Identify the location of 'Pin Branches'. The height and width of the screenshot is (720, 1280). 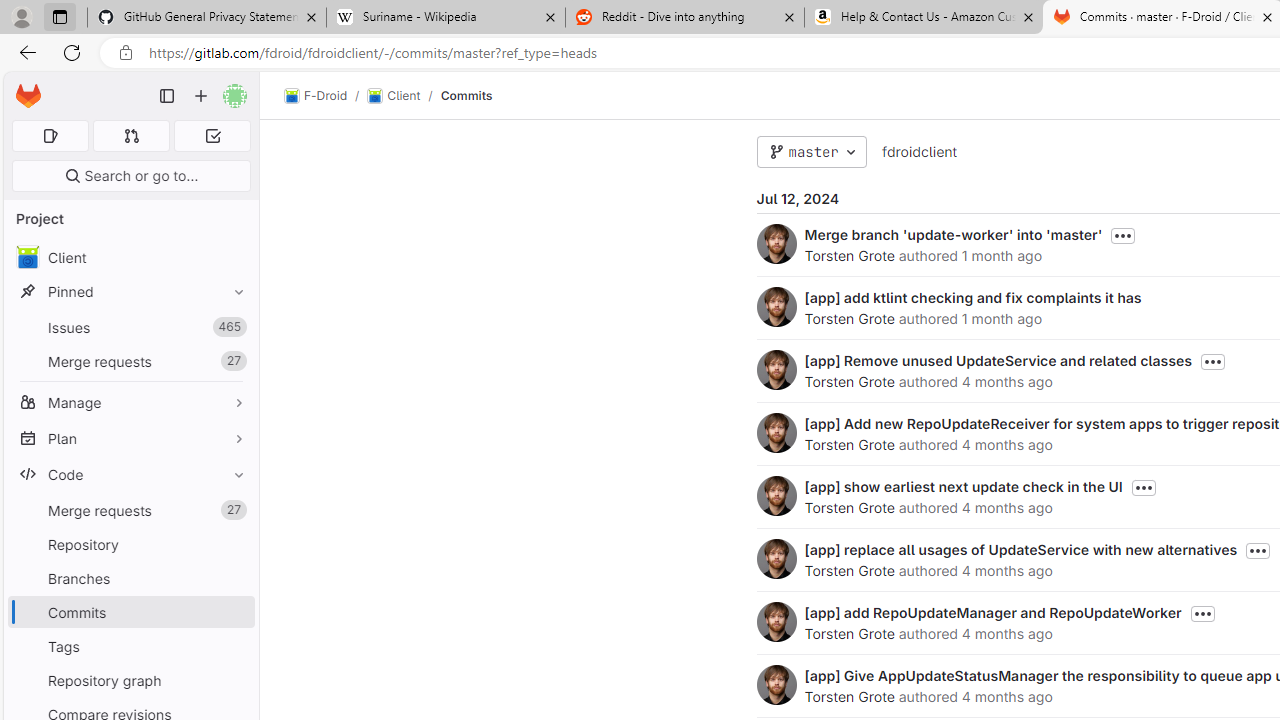
(234, 578).